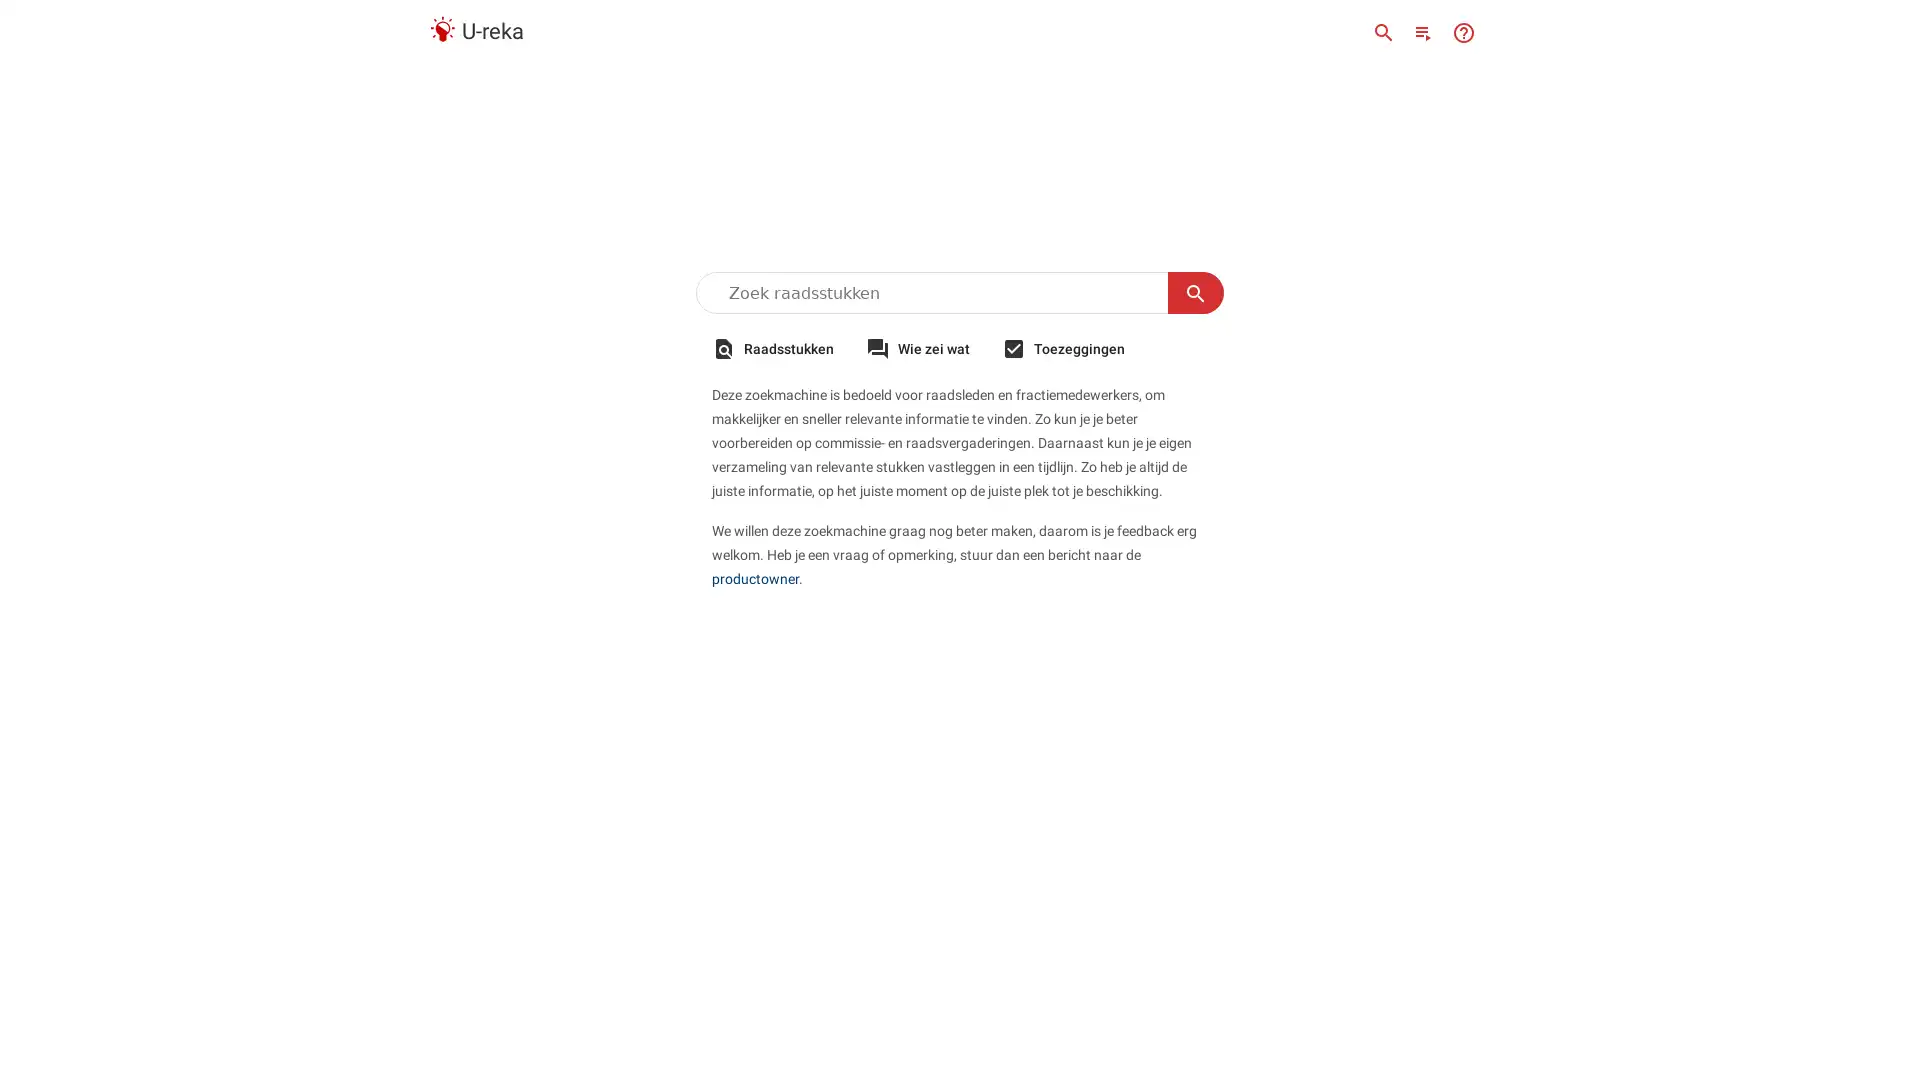 The width and height of the screenshot is (1920, 1080). Describe the element at coordinates (771, 347) in the screenshot. I see `Raadsstukken` at that location.